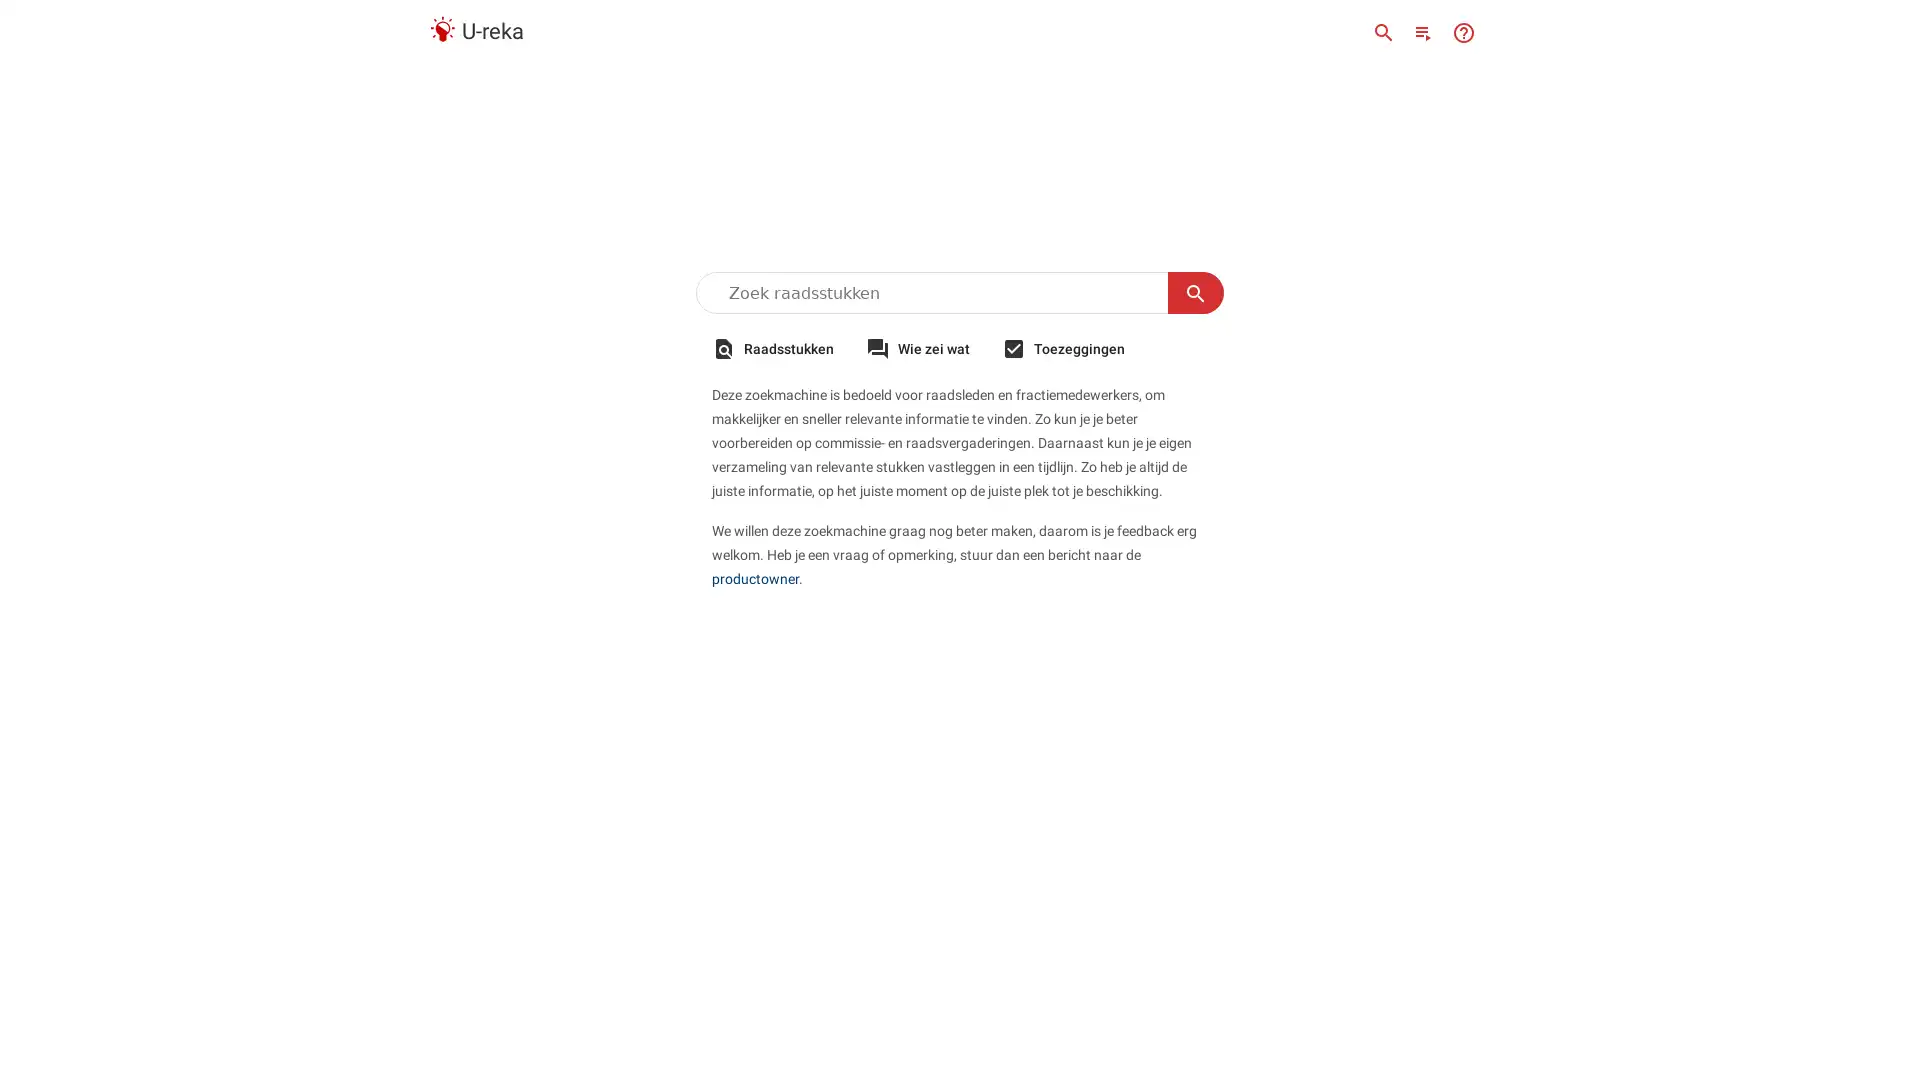 The width and height of the screenshot is (1920, 1080). Describe the element at coordinates (771, 347) in the screenshot. I see `Raadsstukken` at that location.